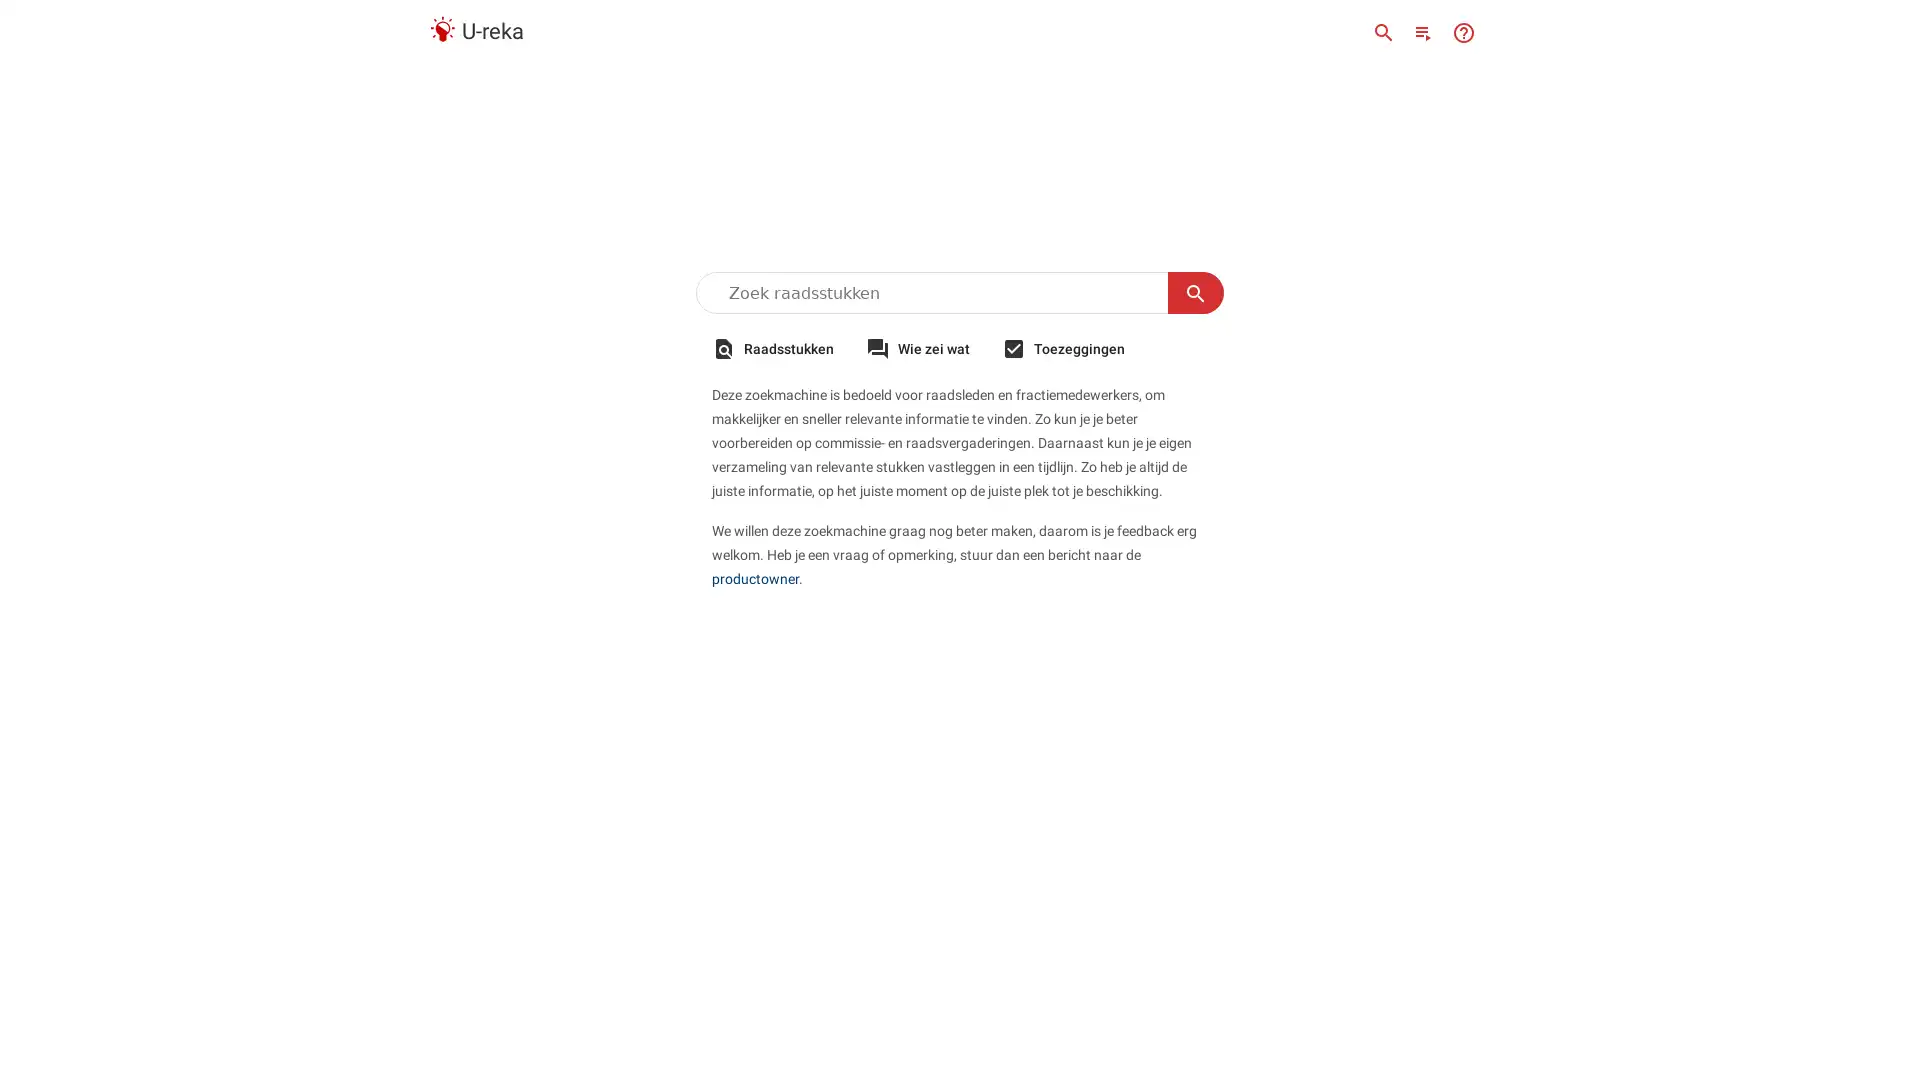 The width and height of the screenshot is (1920, 1080). Describe the element at coordinates (771, 347) in the screenshot. I see `Raadsstukken` at that location.